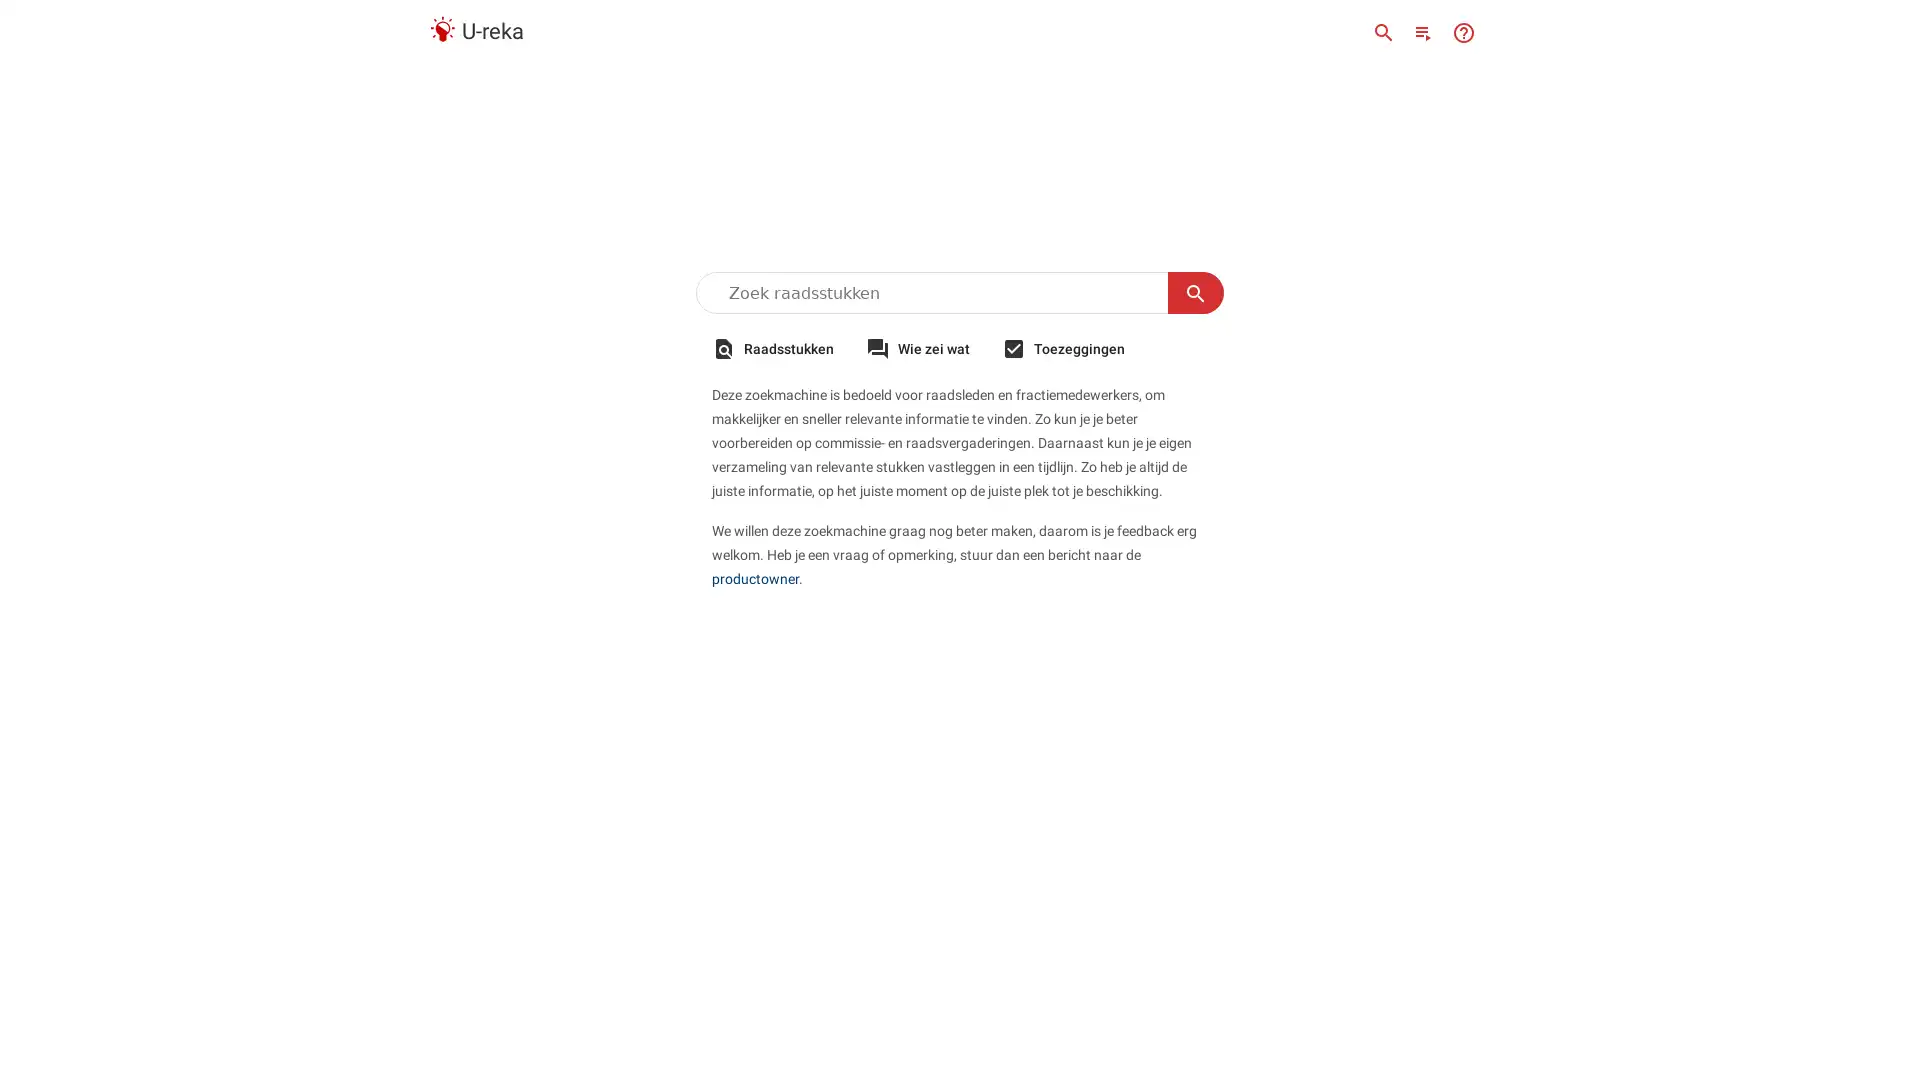 The width and height of the screenshot is (1920, 1080). Describe the element at coordinates (771, 347) in the screenshot. I see `Raadsstukken` at that location.